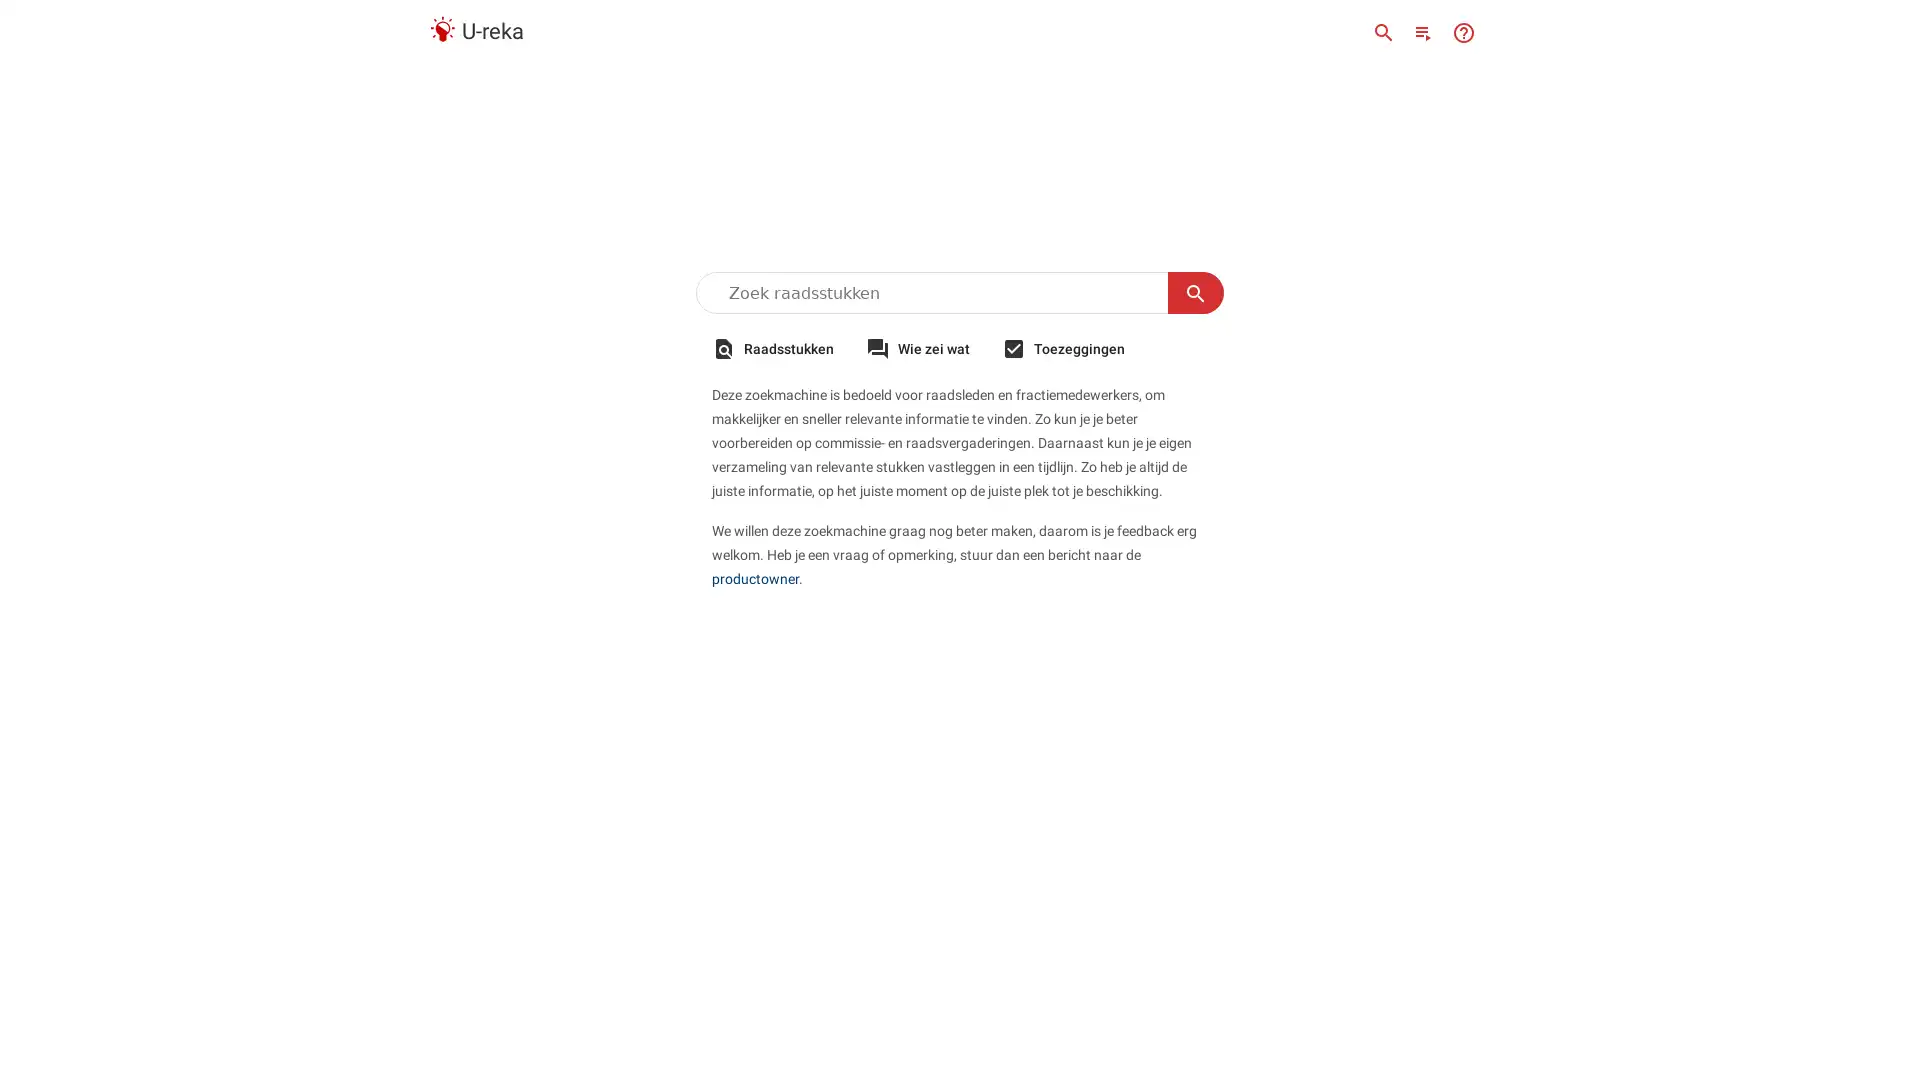 The width and height of the screenshot is (1920, 1080). Describe the element at coordinates (771, 347) in the screenshot. I see `Raadsstukken` at that location.